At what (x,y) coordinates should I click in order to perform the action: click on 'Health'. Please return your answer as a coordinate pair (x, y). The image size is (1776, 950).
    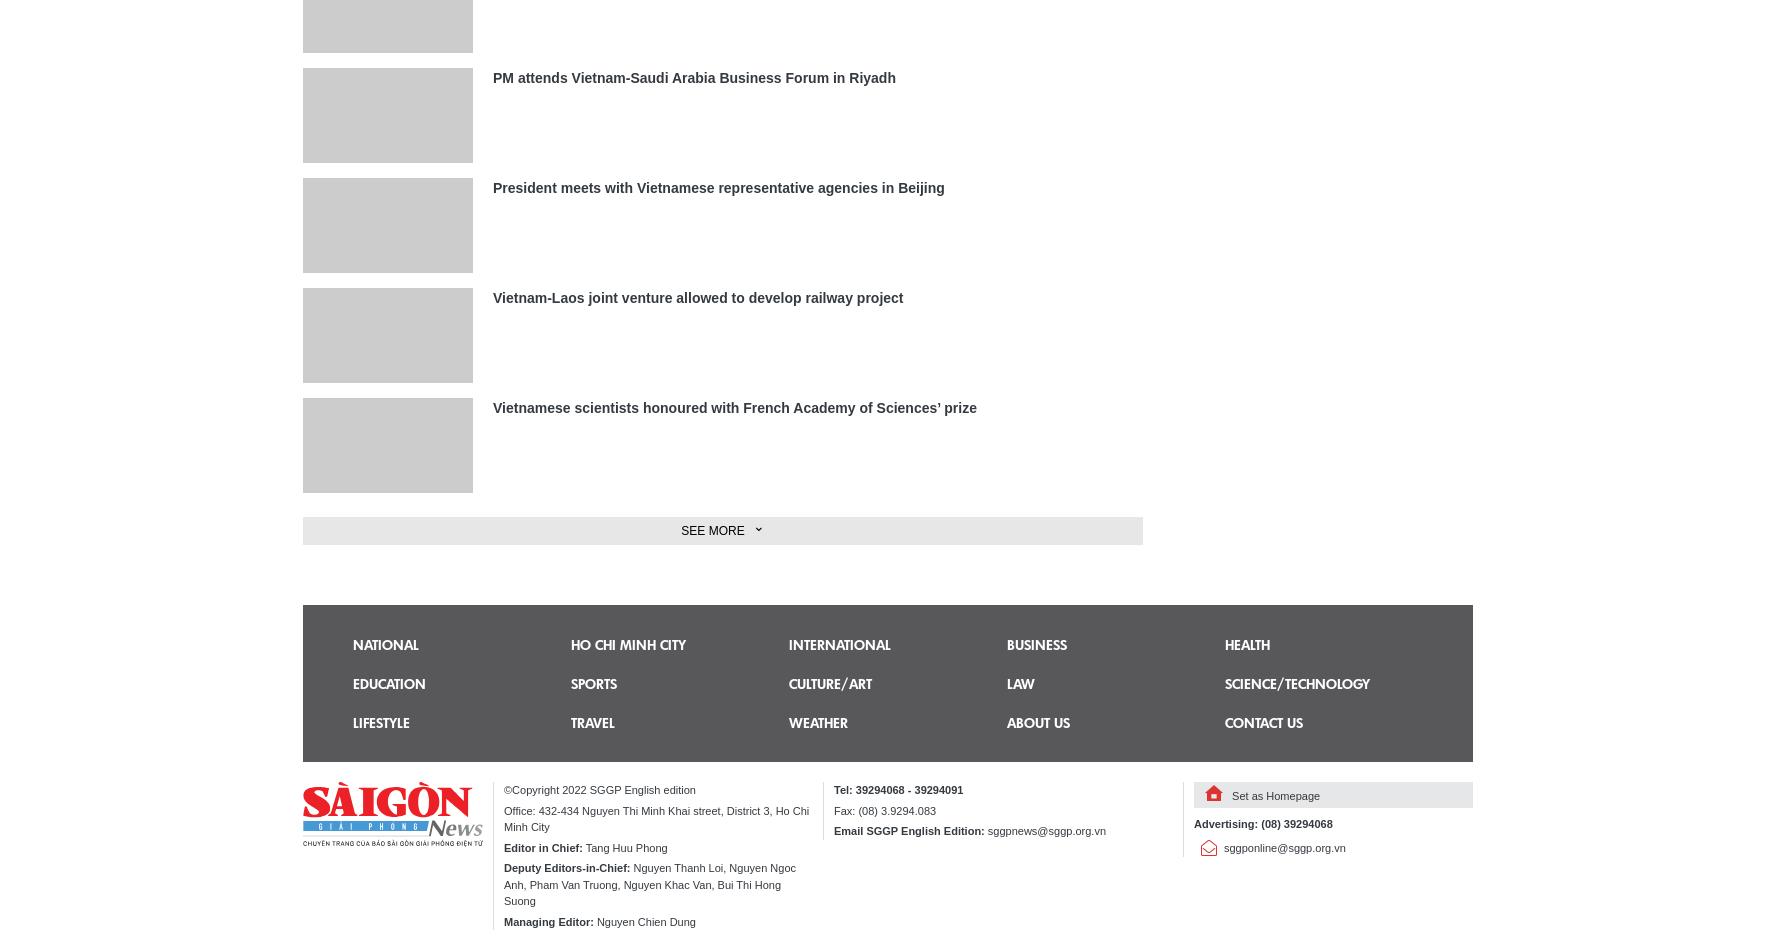
    Looking at the image, I should click on (1246, 644).